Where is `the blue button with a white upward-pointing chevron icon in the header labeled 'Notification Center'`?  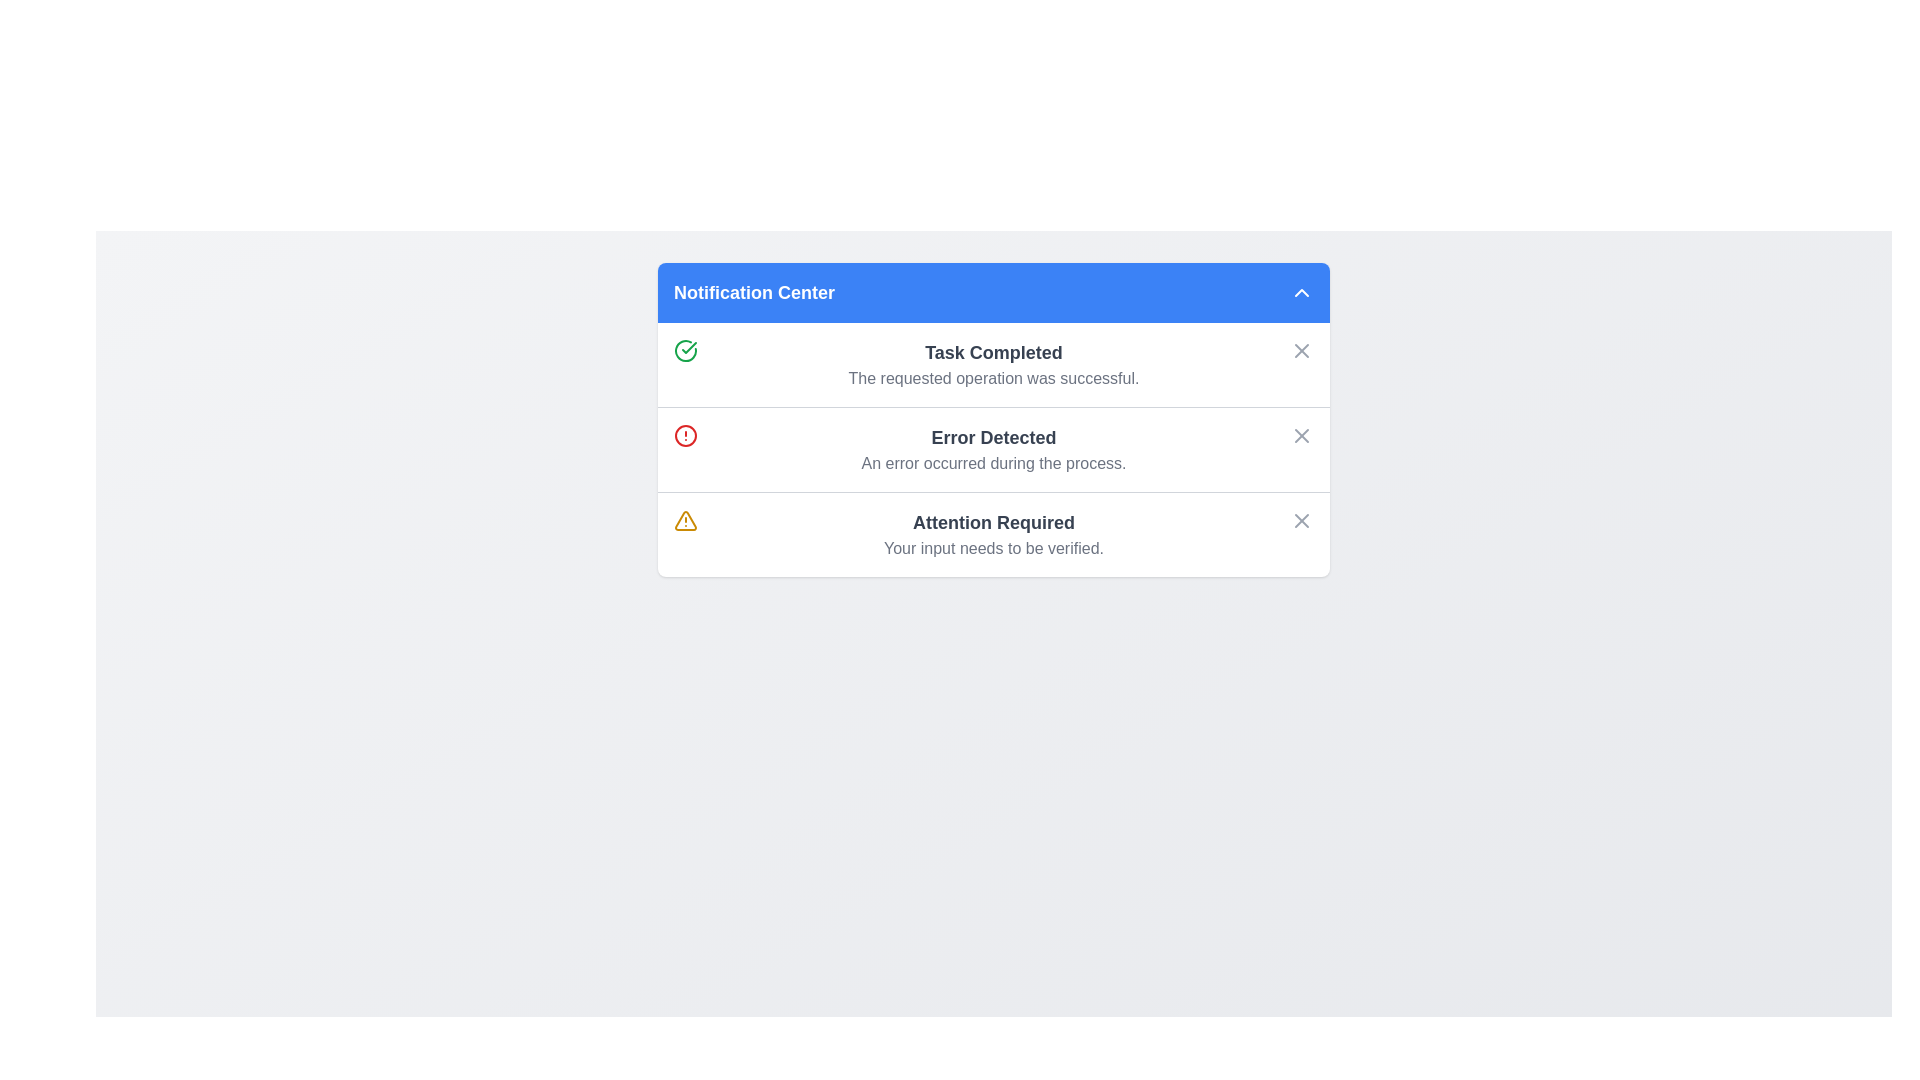
the blue button with a white upward-pointing chevron icon in the header labeled 'Notification Center' is located at coordinates (1301, 293).